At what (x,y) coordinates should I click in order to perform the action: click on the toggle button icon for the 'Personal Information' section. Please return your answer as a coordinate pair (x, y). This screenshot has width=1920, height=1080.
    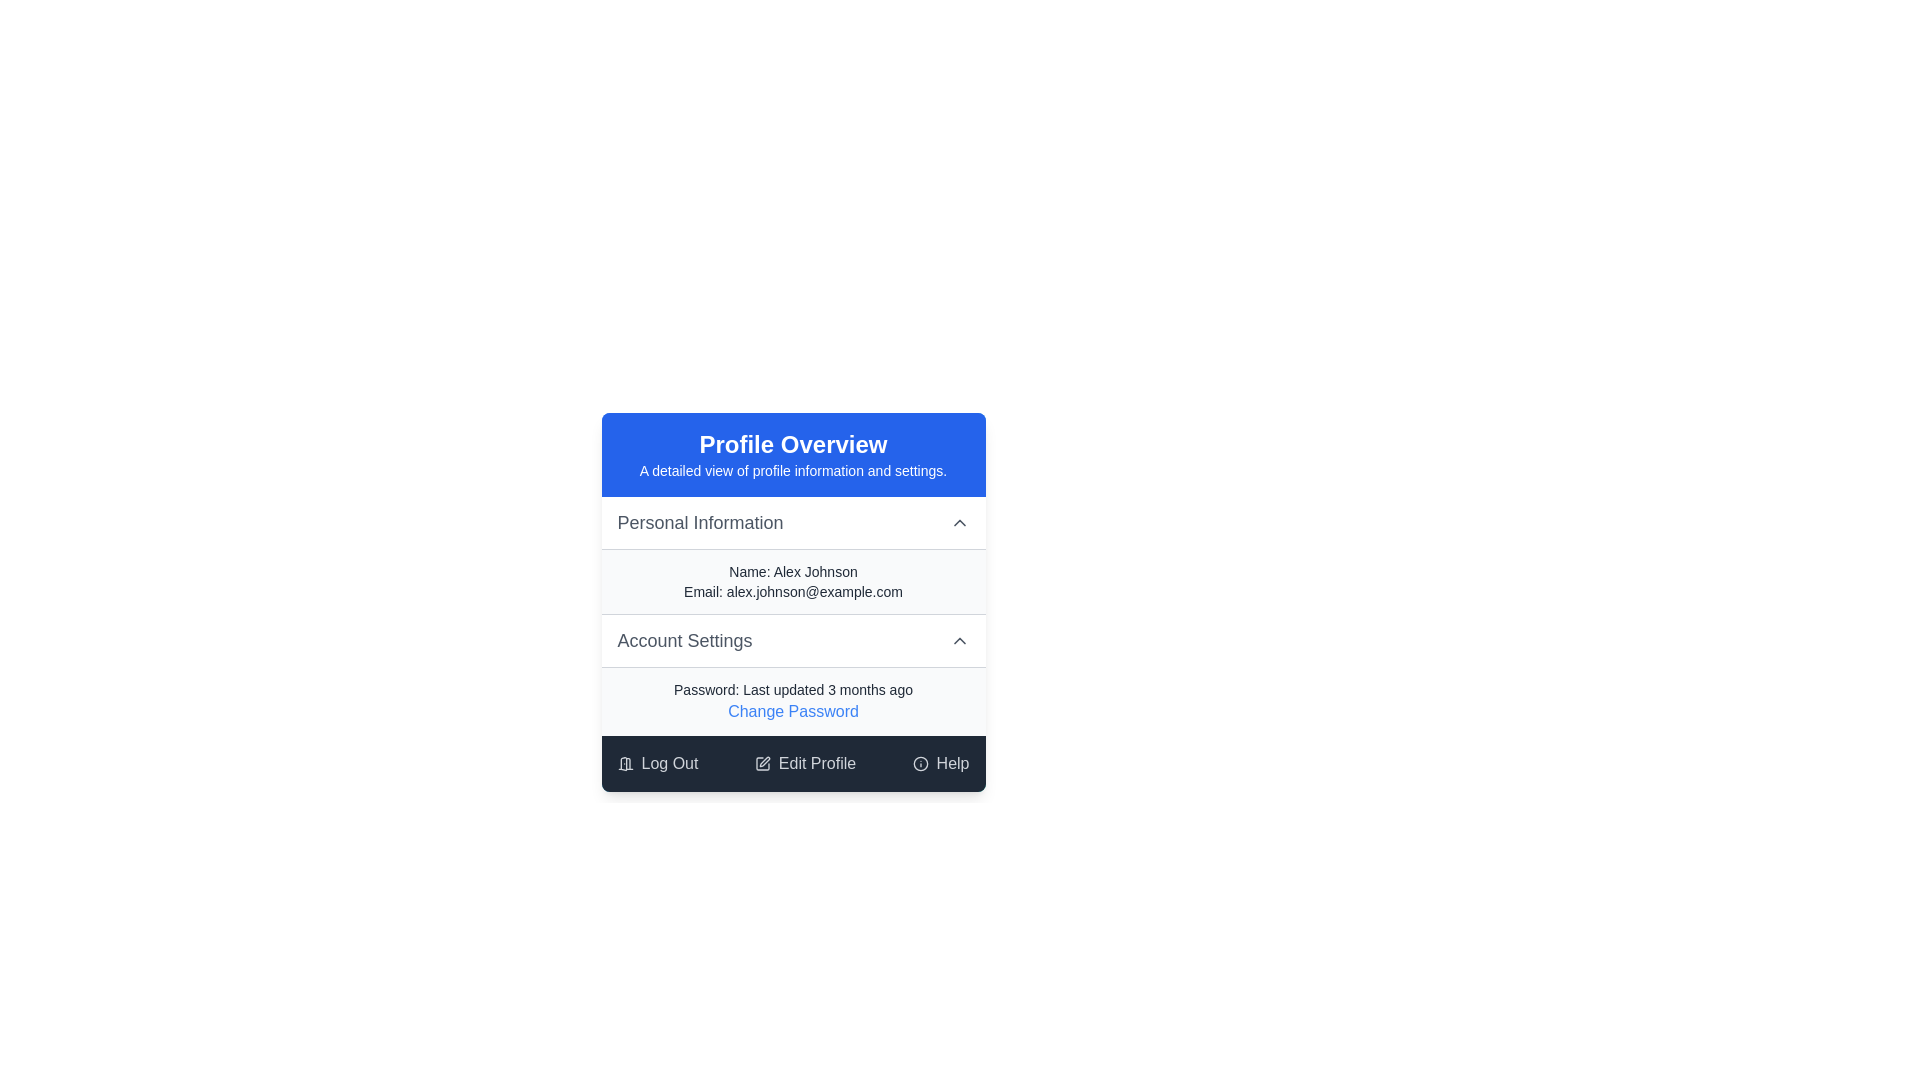
    Looking at the image, I should click on (958, 522).